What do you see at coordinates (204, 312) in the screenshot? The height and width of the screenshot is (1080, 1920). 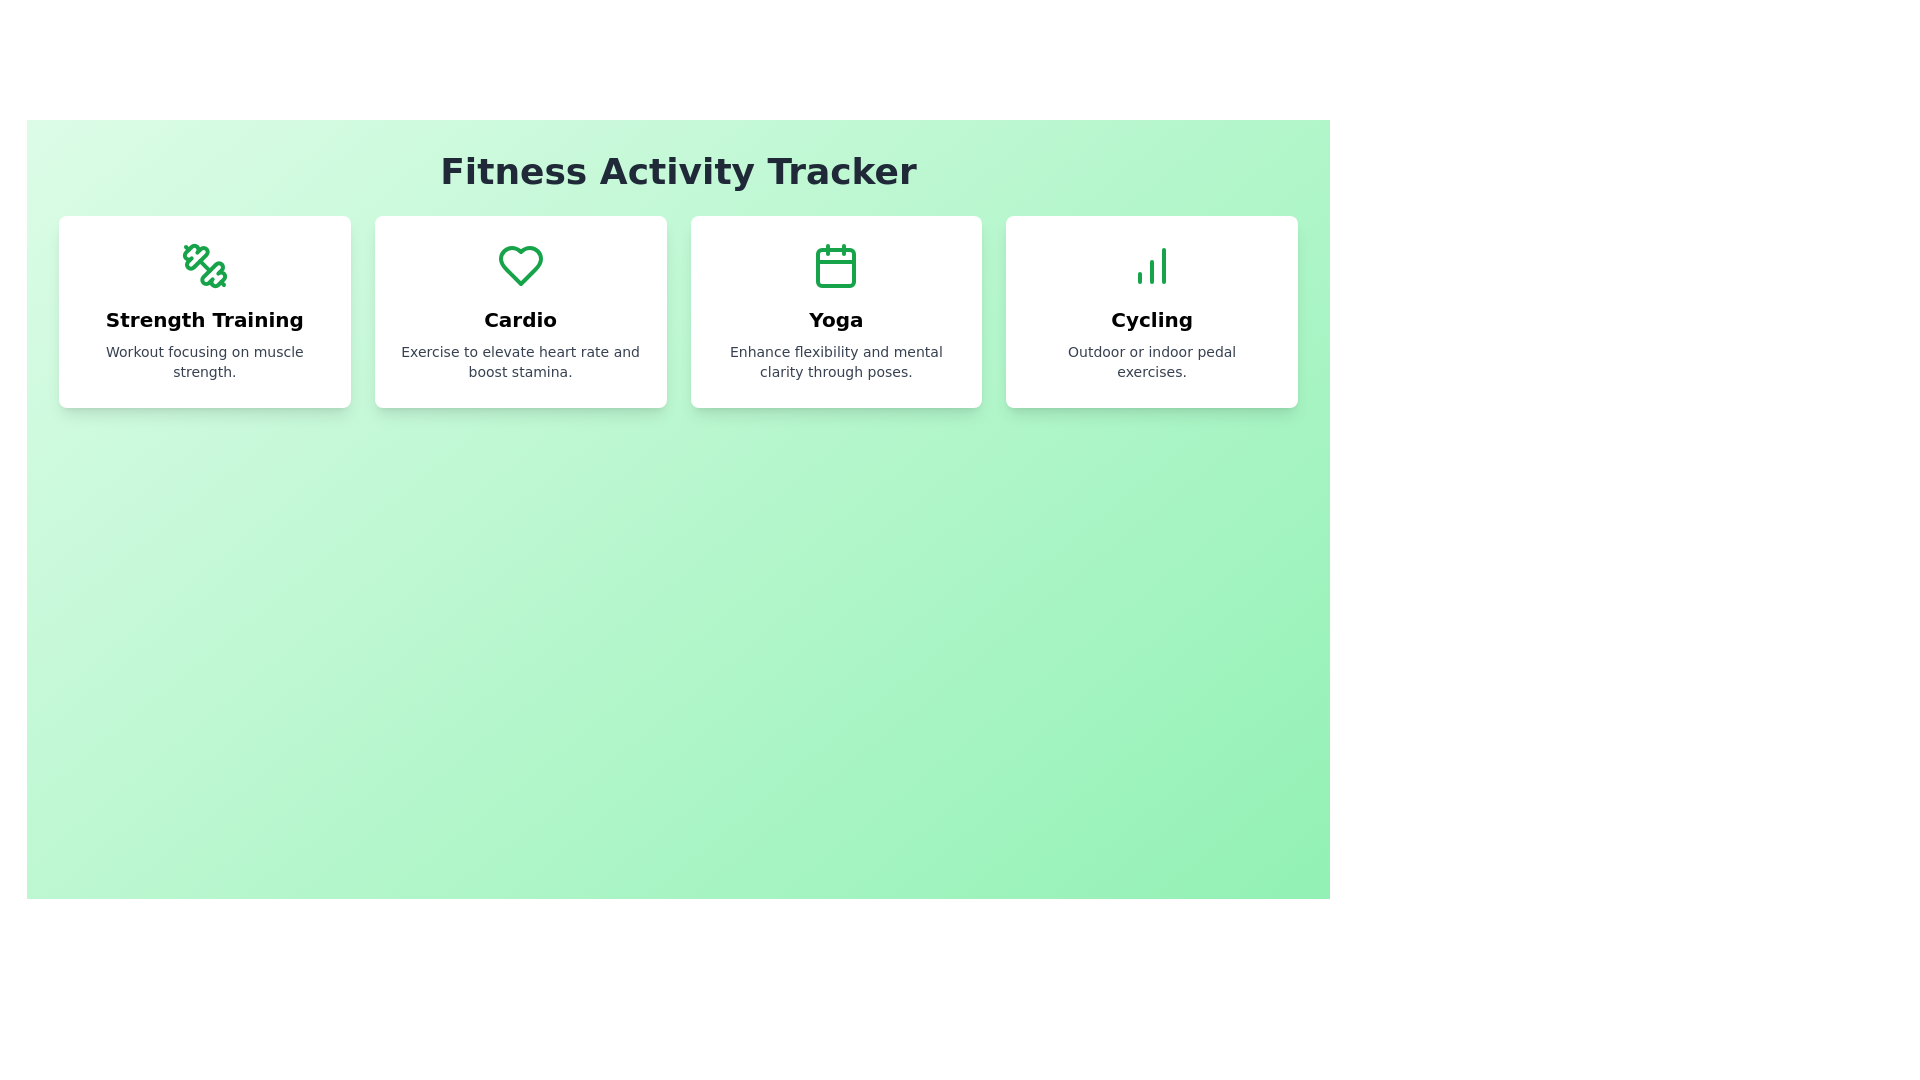 I see `the 'Strength Training' clickable card located in the top-left corner of the grid layout` at bounding box center [204, 312].